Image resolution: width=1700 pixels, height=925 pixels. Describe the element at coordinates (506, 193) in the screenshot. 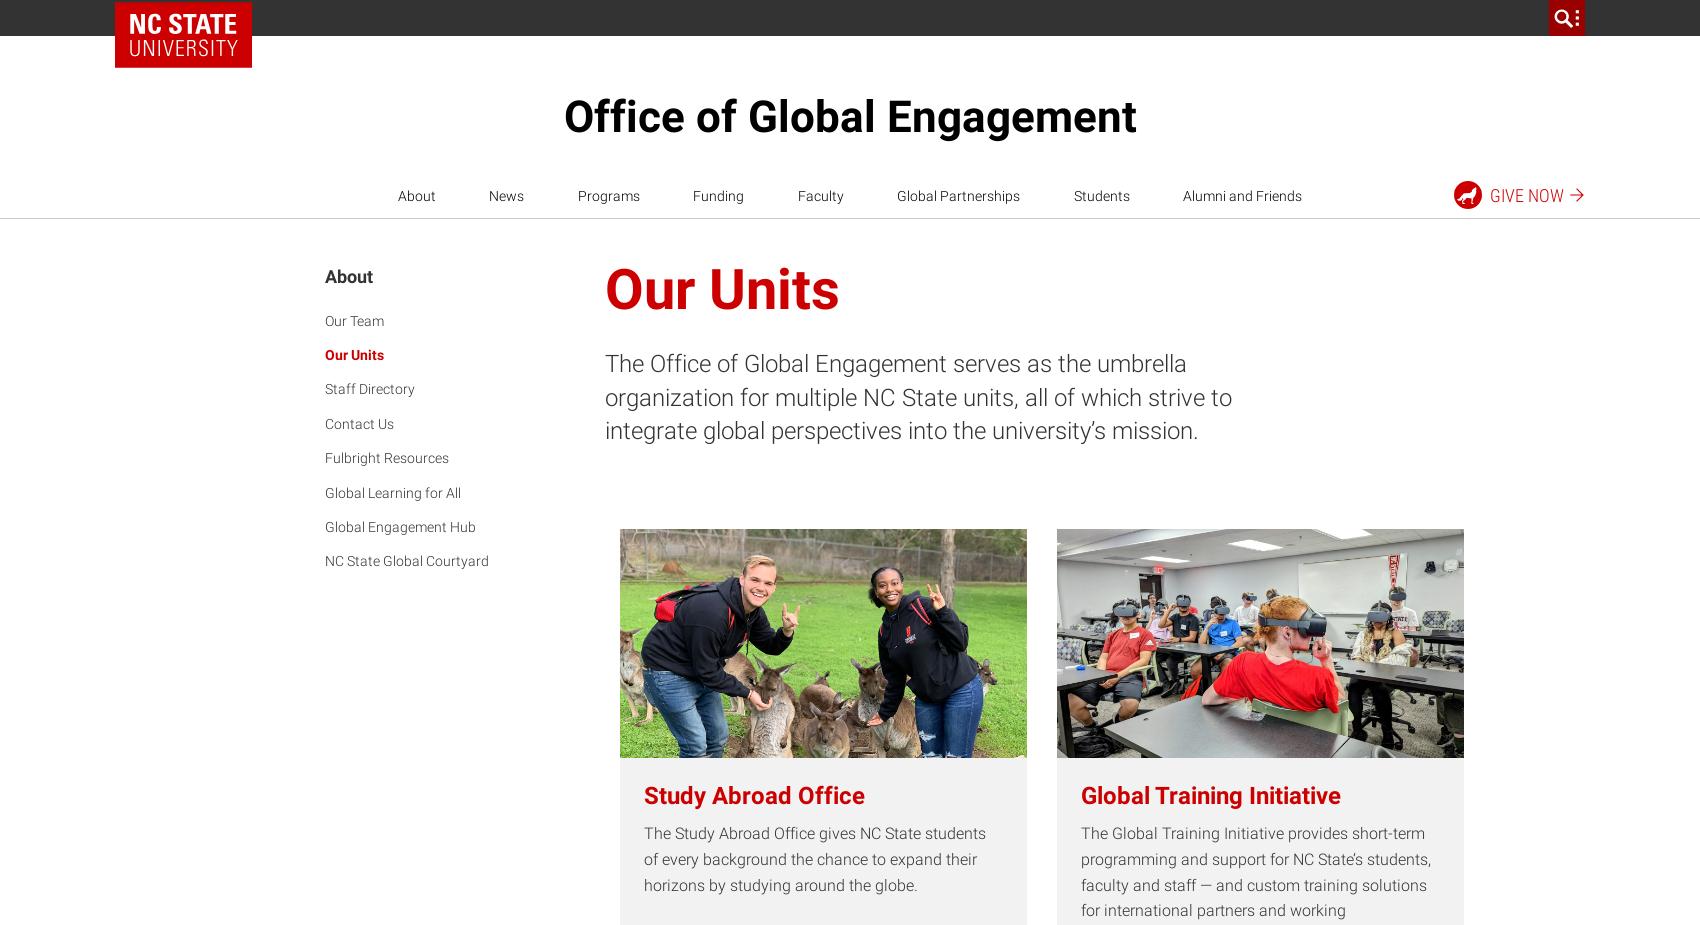

I see `'News'` at that location.